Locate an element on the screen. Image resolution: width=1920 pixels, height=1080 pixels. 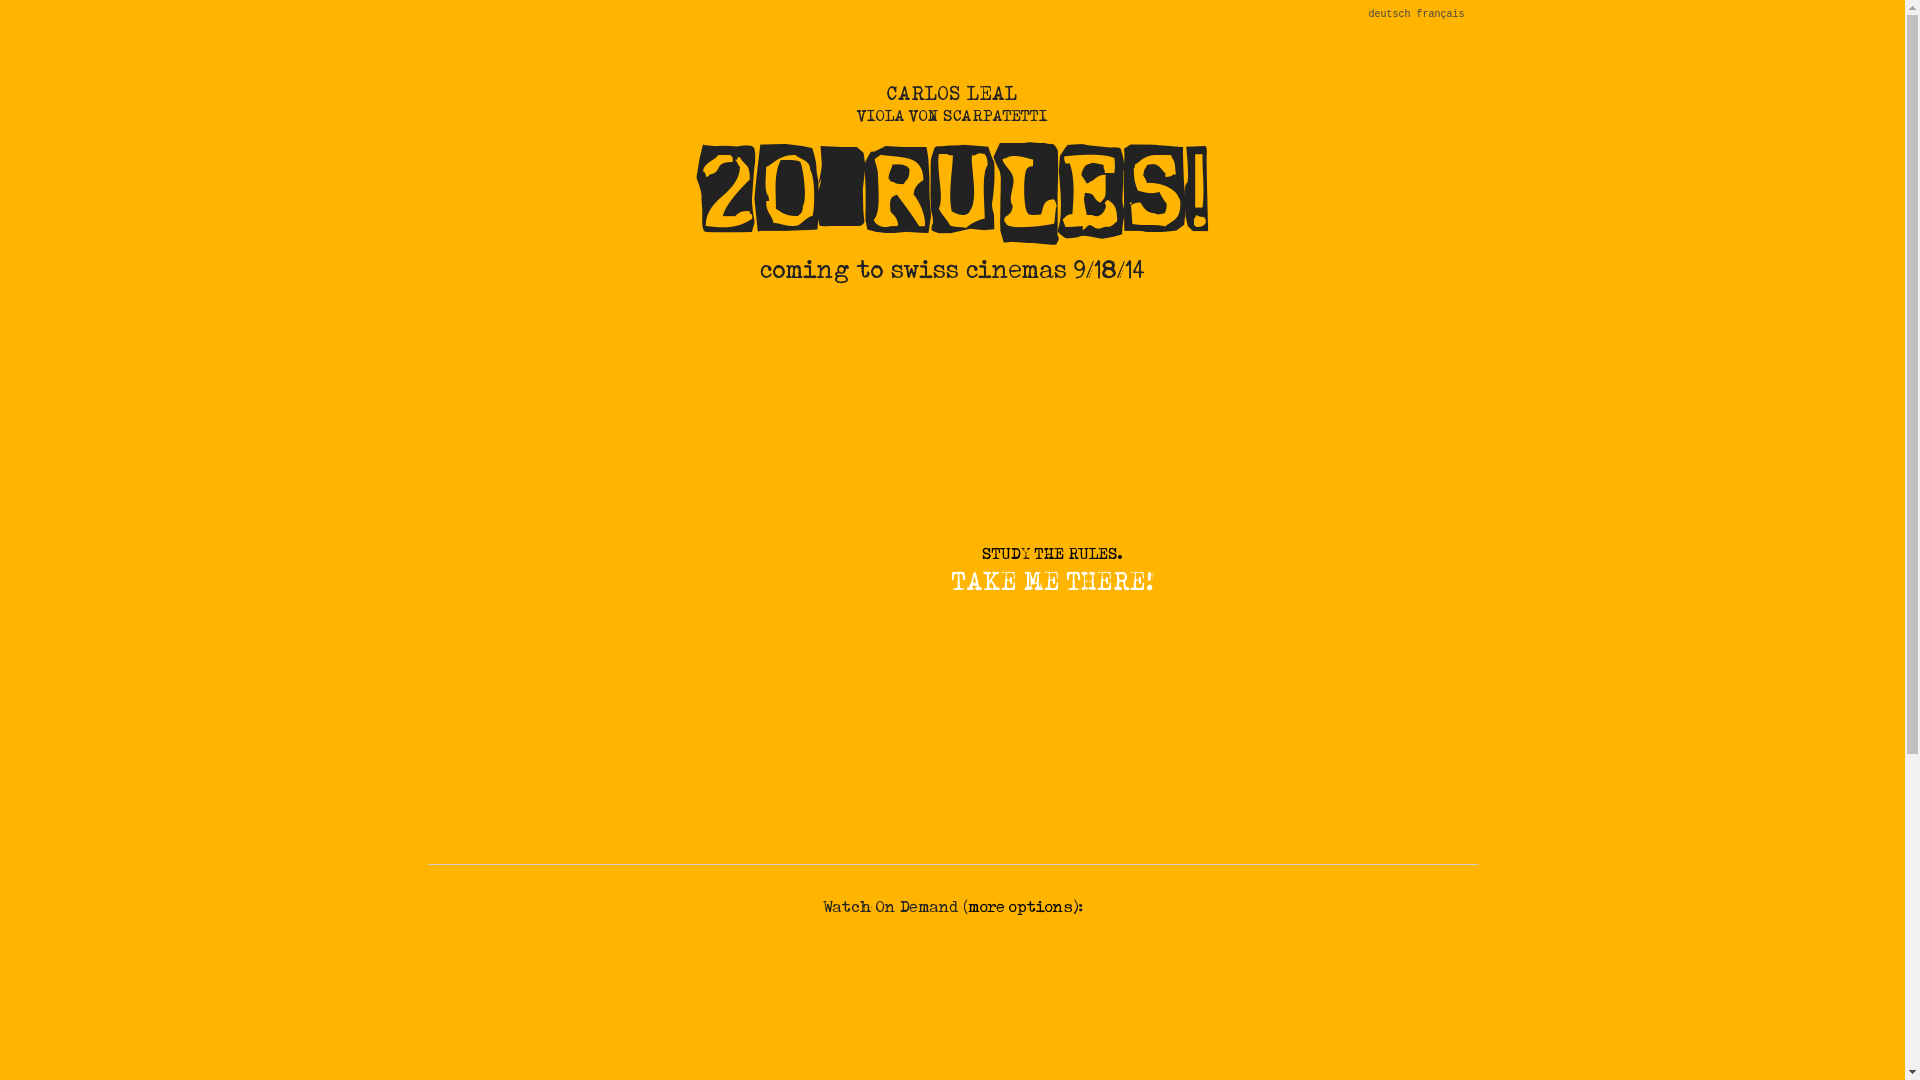
'deutsch' is located at coordinates (1387, 14).